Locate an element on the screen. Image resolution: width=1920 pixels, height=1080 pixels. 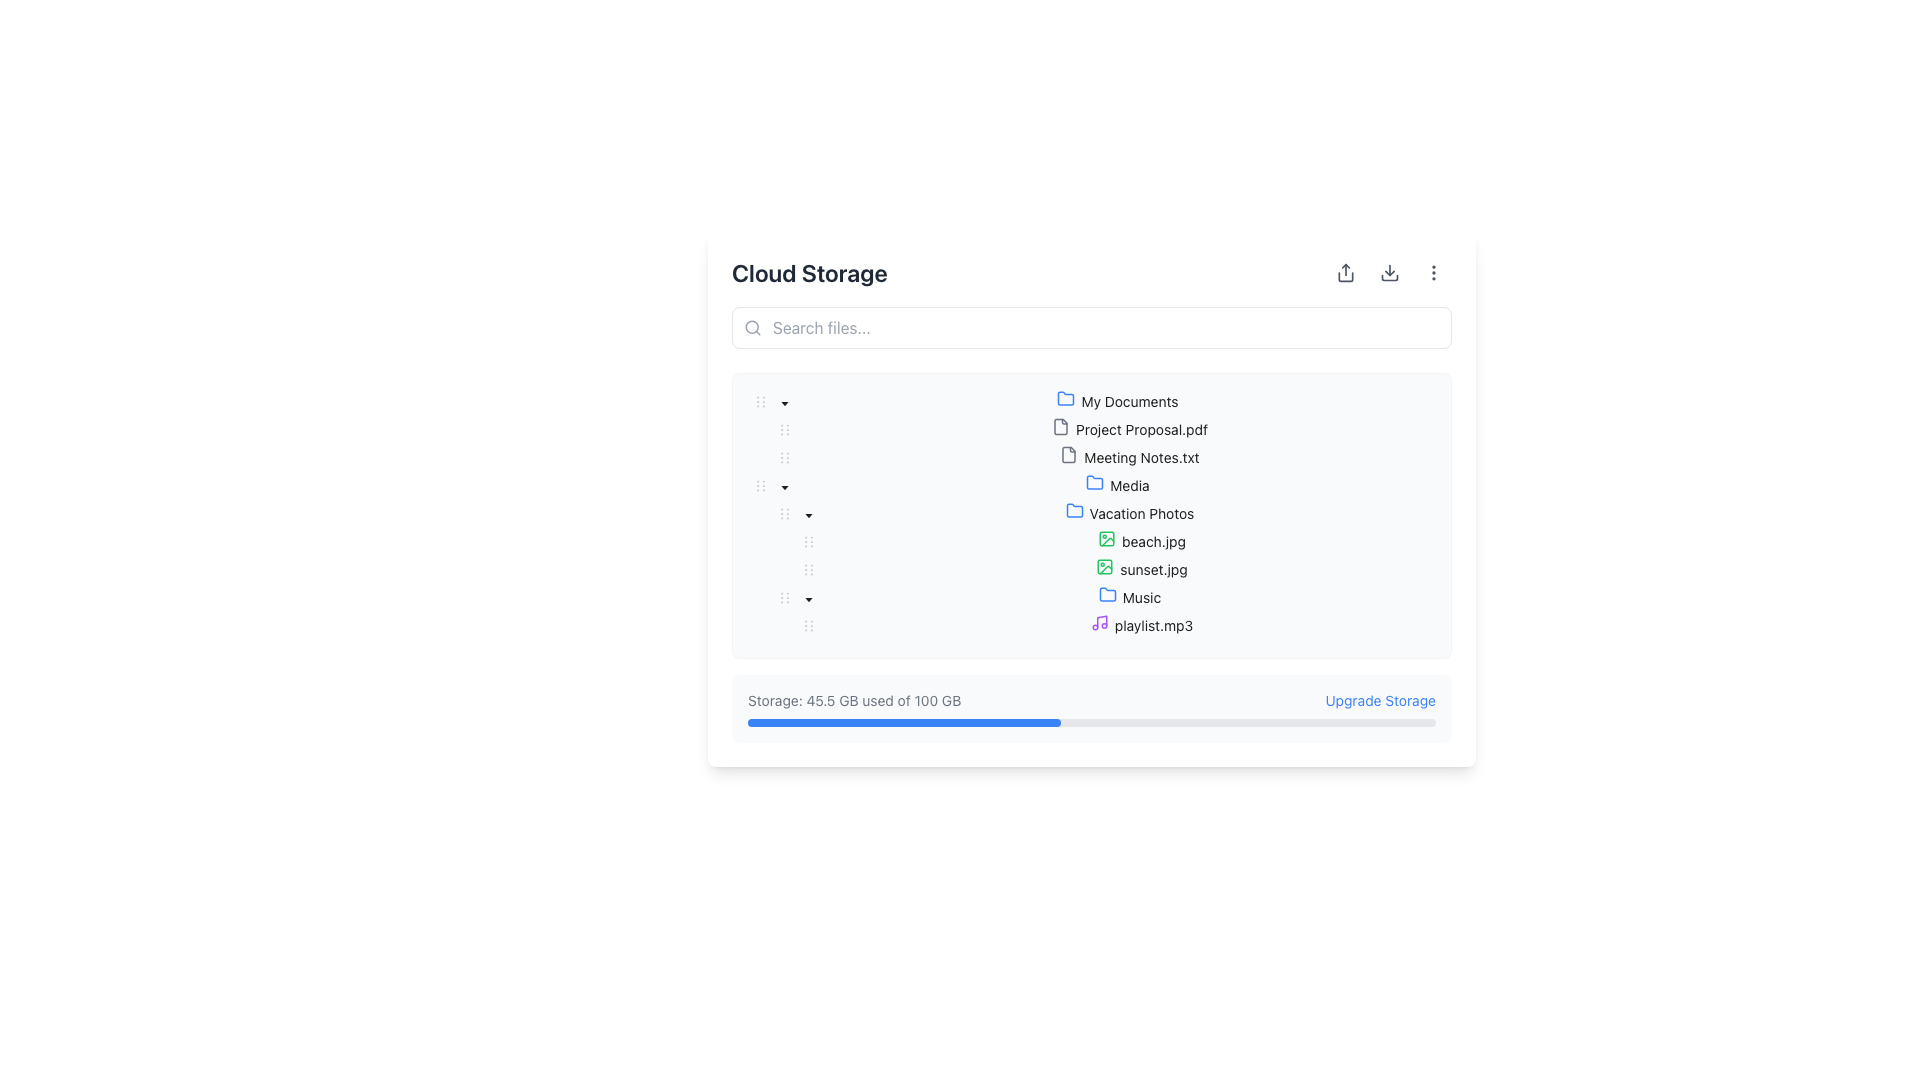
the folder icon with a blue outline representing 'Vacation Photos' is located at coordinates (1076, 512).